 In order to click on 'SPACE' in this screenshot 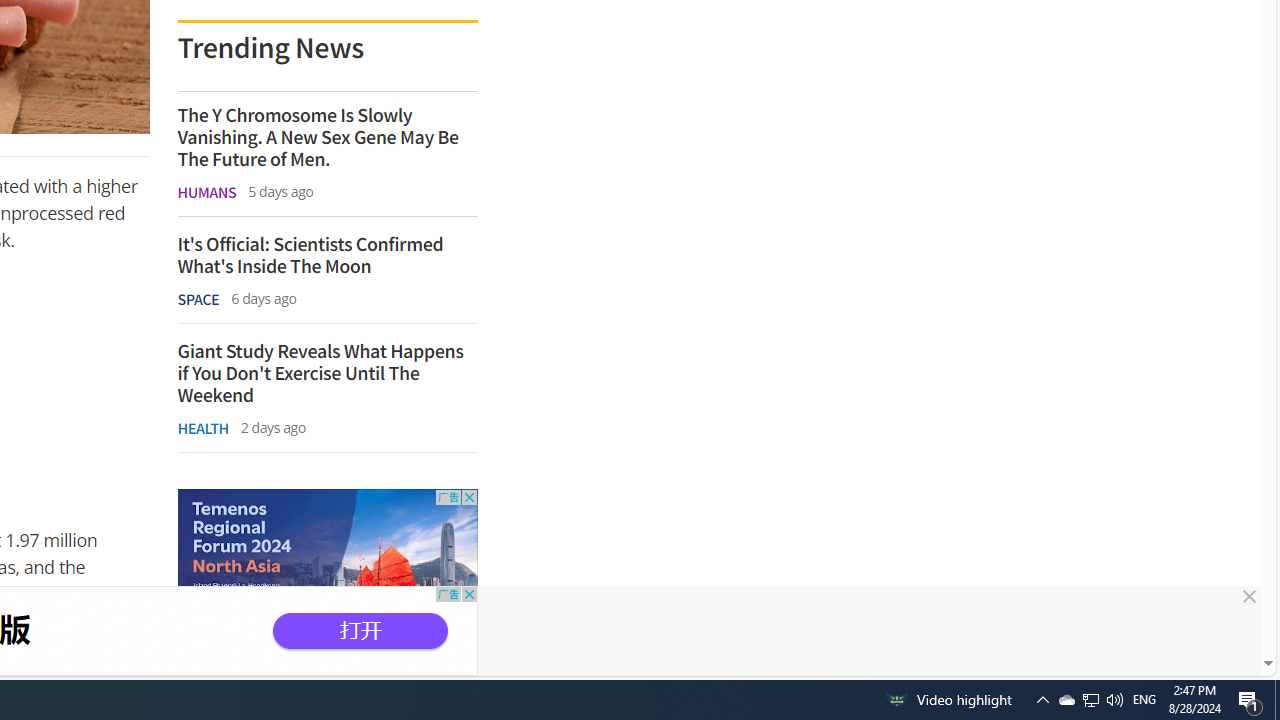, I will do `click(198, 299)`.